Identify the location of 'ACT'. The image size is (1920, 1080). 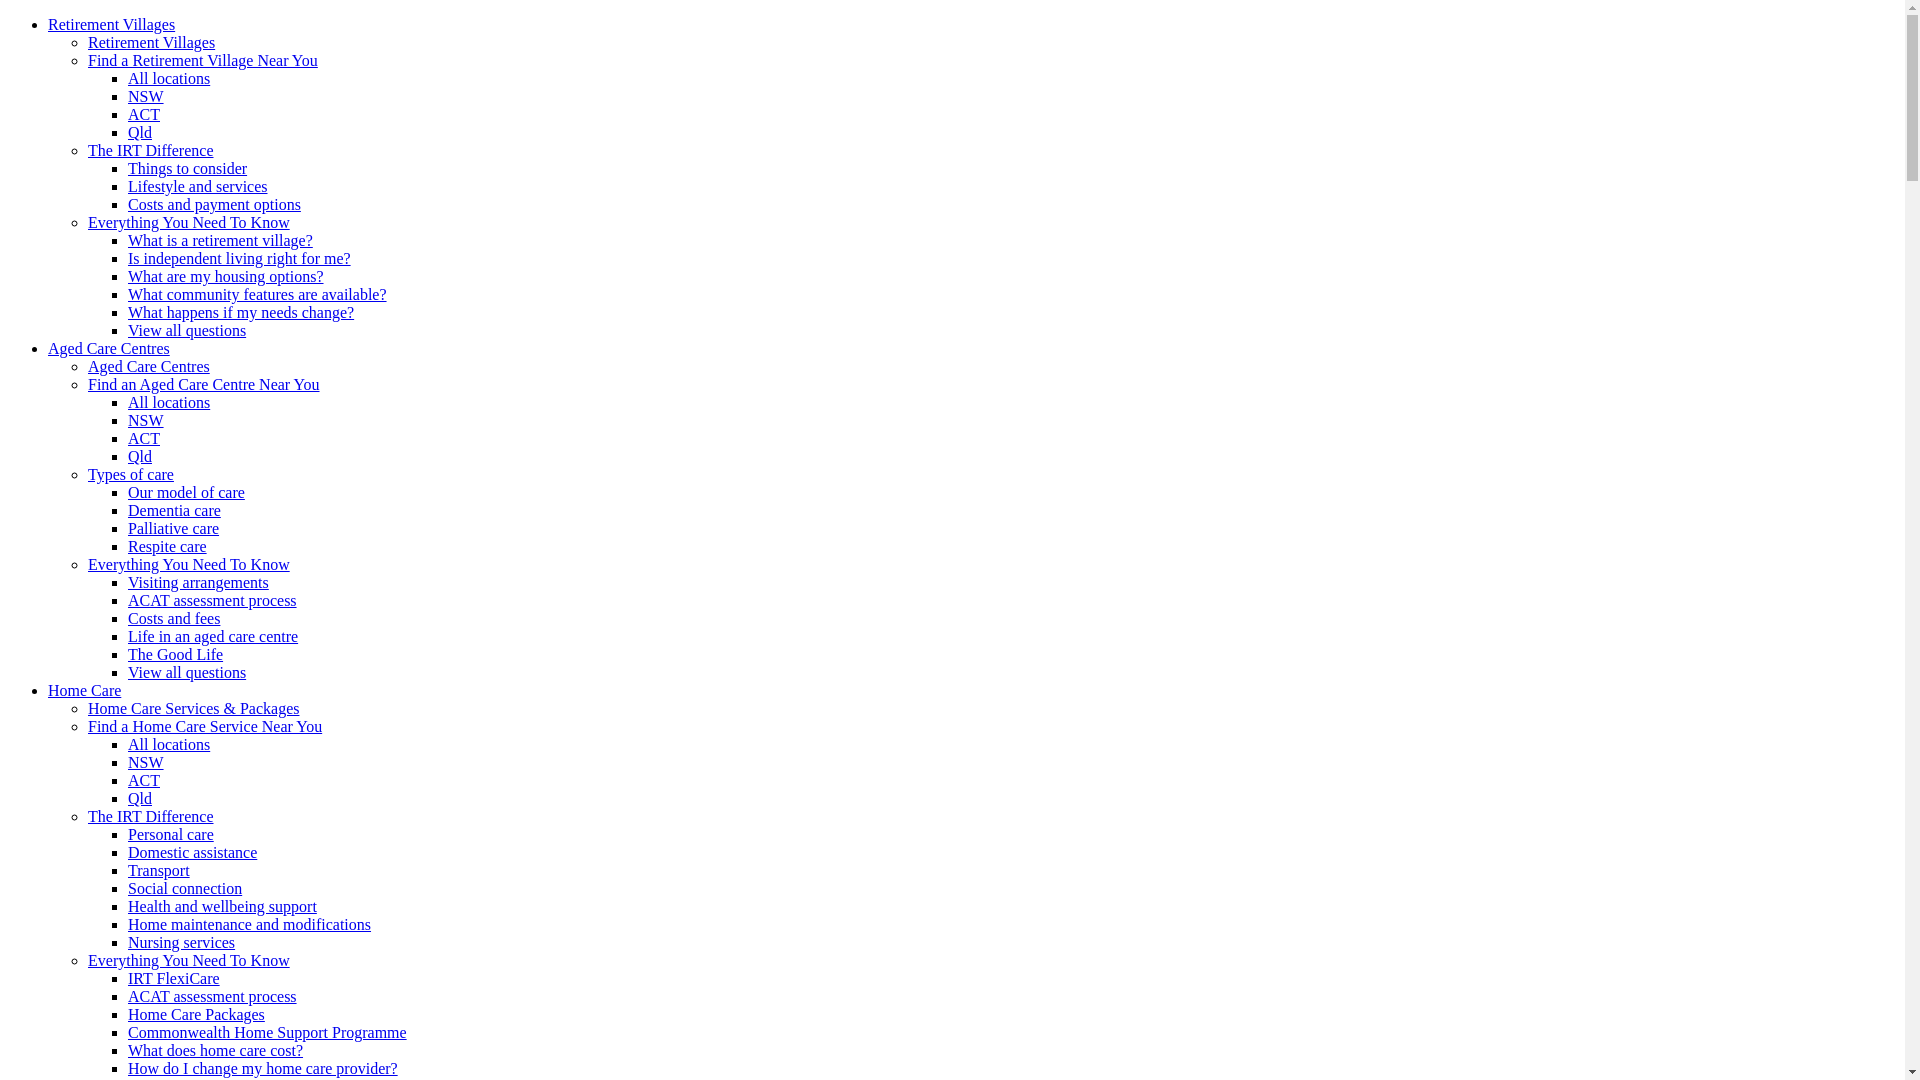
(143, 114).